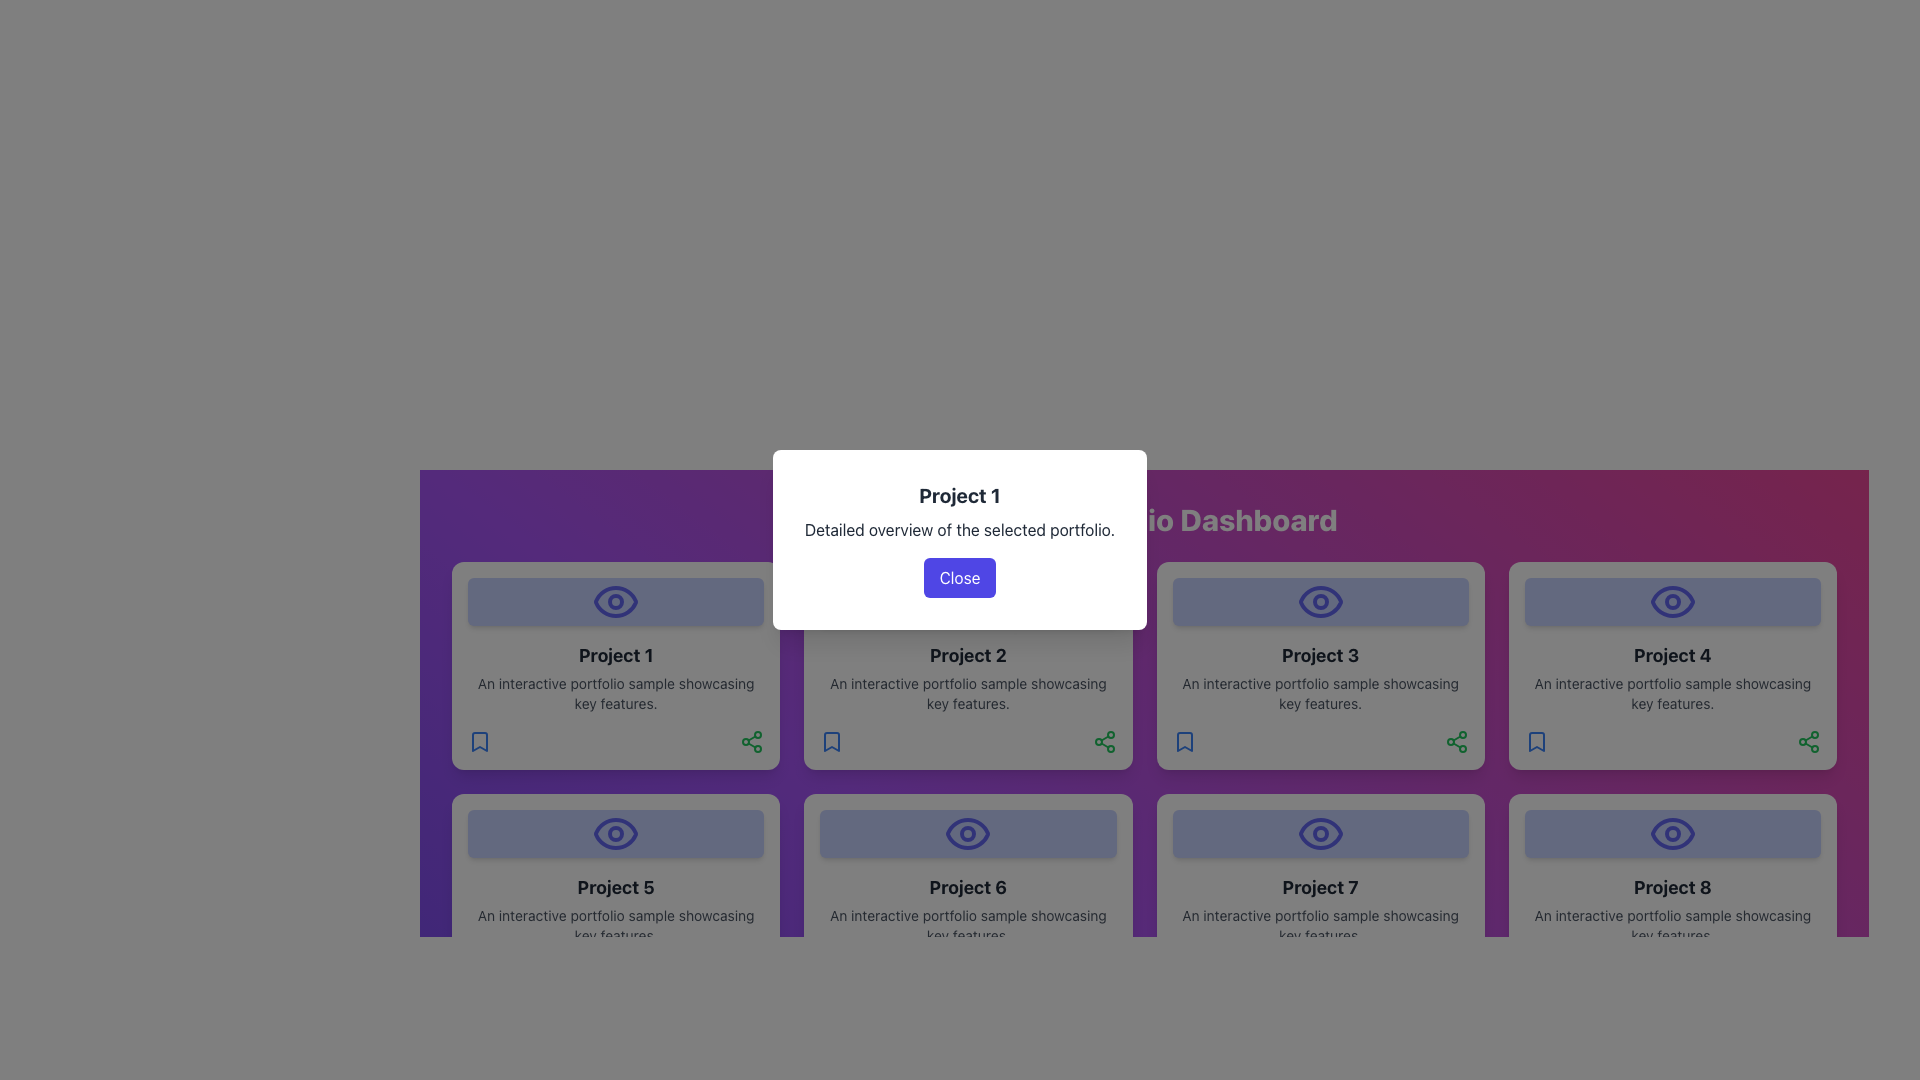  I want to click on text element providing a concise description of the 'Project 5' portfolio item located below the title 'Project 5' in the fifth card of the grid layout, so click(615, 925).